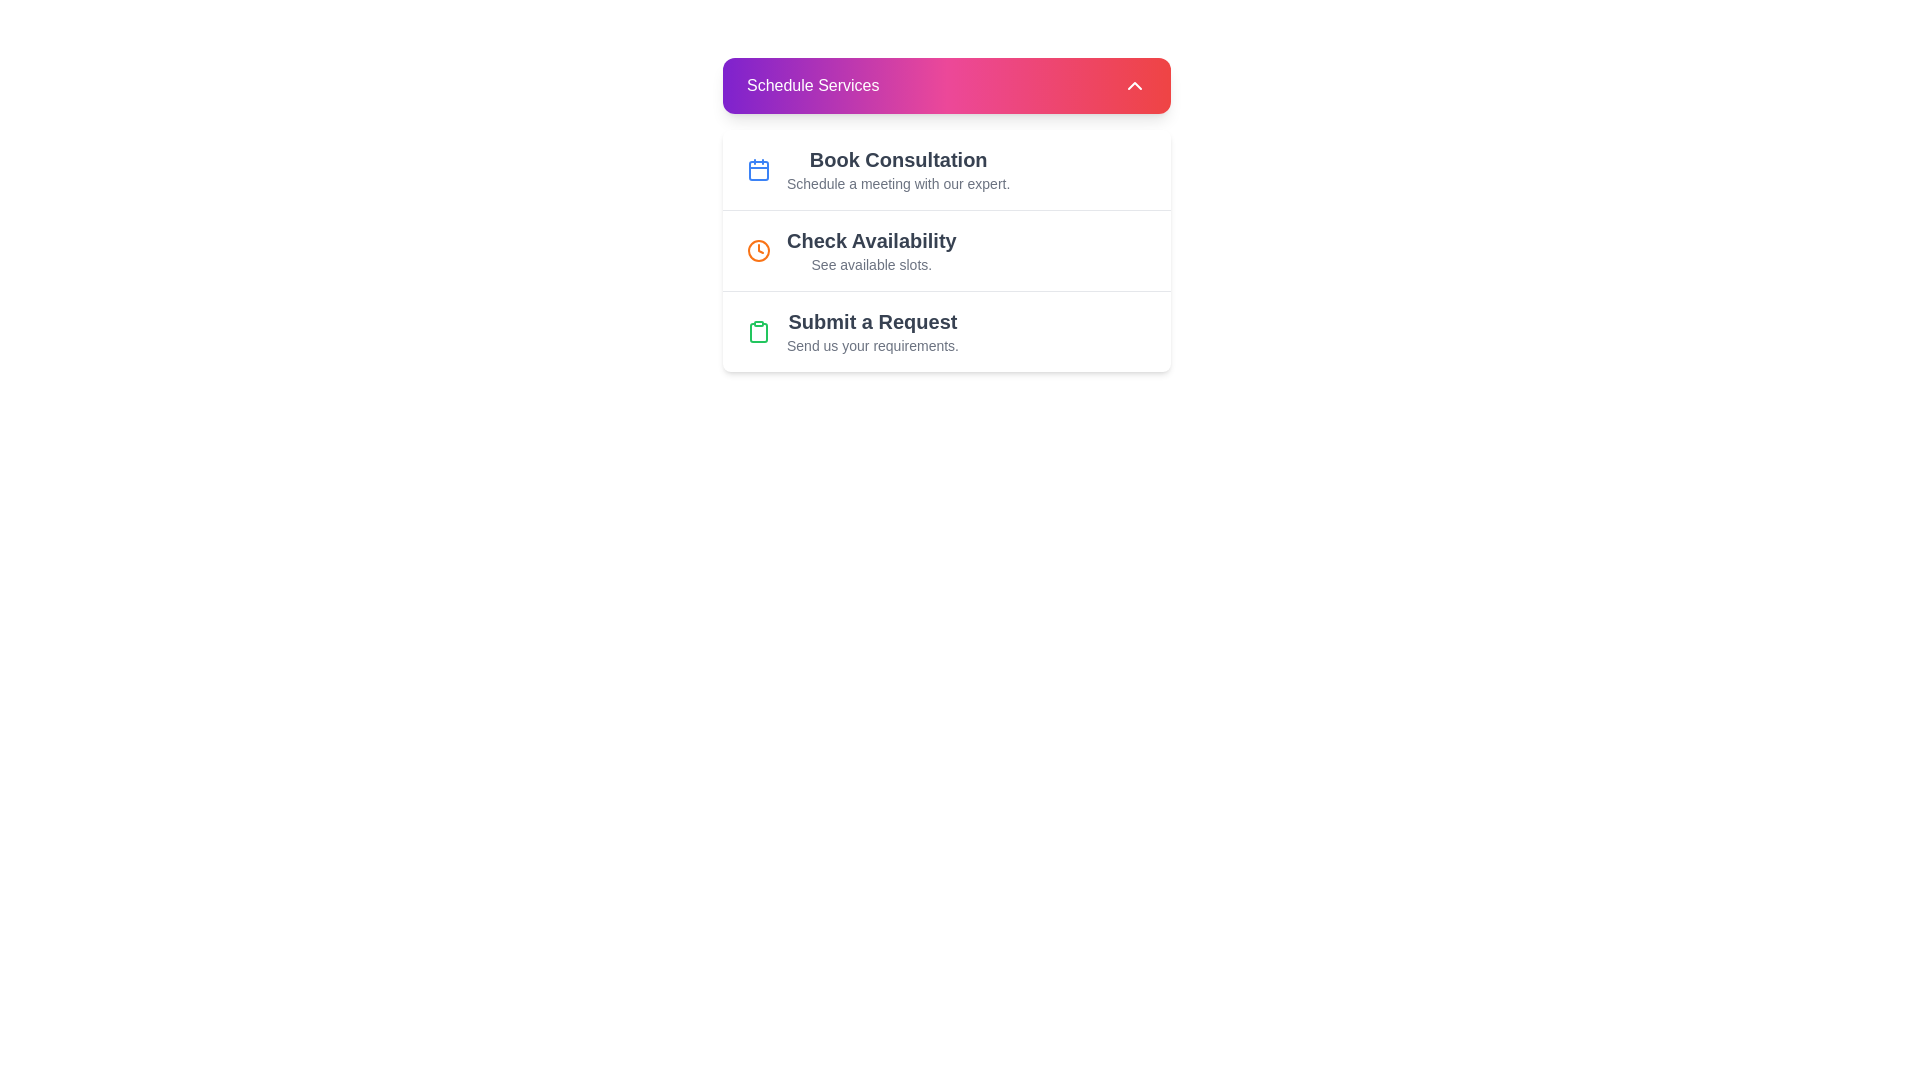  I want to click on the Navigation menu item that allows users to submit a user request via tab navigation, so click(945, 330).